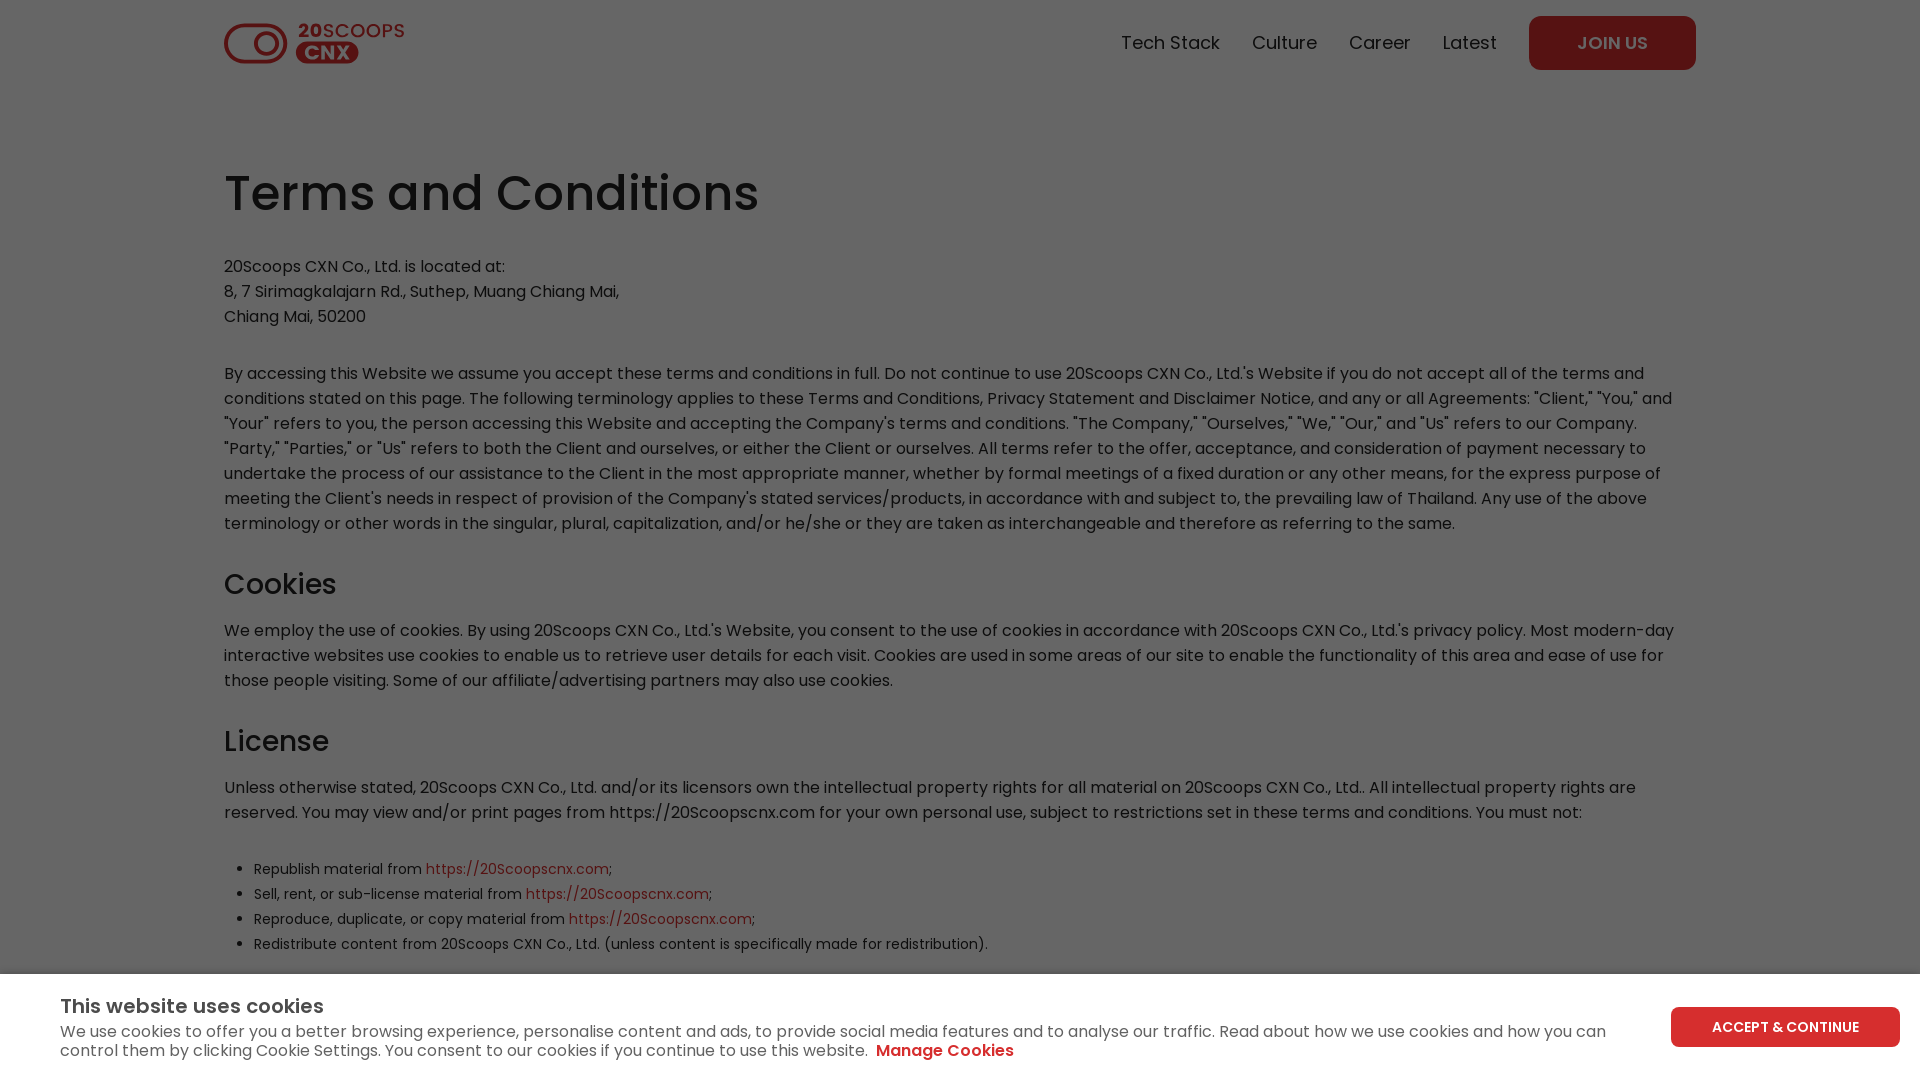  I want to click on 'ACCEPT & CONTINUE', so click(1785, 1026).